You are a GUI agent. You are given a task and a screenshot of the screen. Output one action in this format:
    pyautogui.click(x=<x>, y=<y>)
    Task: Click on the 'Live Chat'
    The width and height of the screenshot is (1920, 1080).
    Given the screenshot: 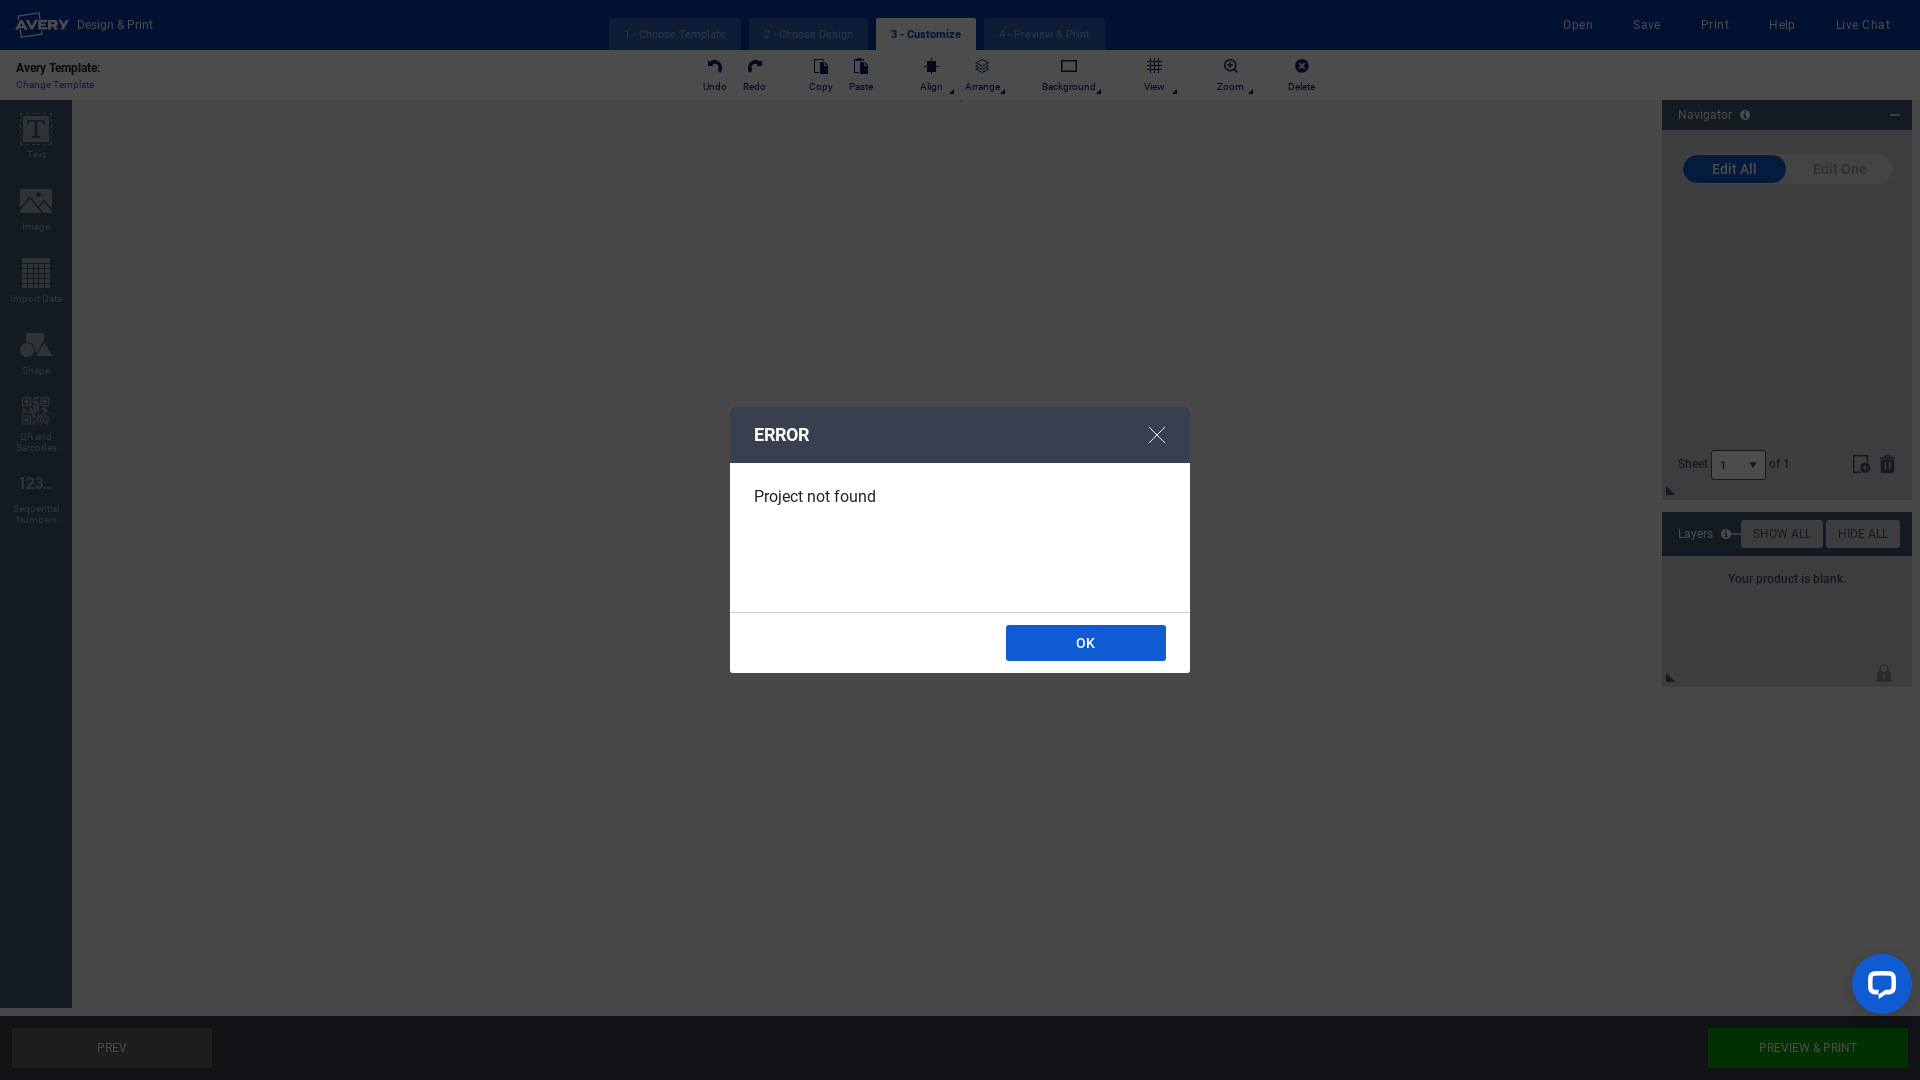 What is the action you would take?
    pyautogui.click(x=1836, y=24)
    